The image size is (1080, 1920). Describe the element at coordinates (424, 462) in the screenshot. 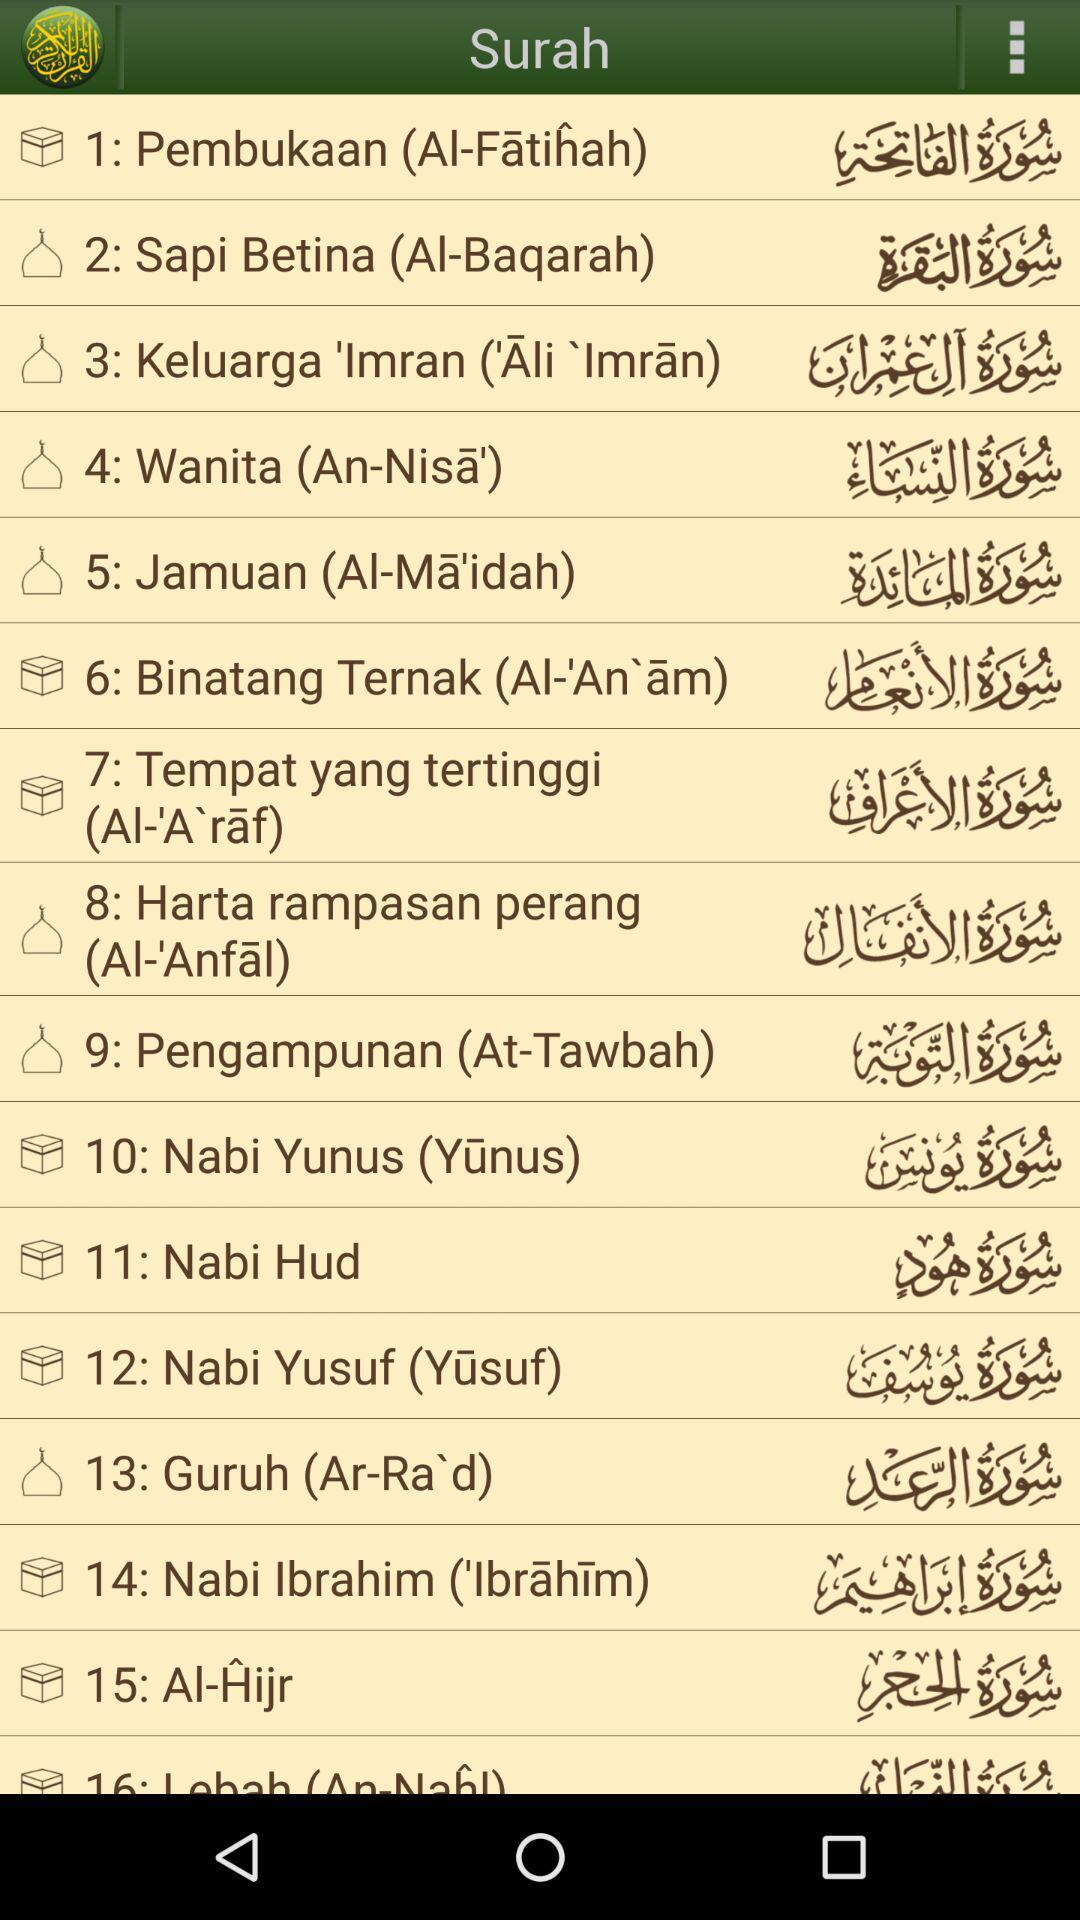

I see `the 4 wanita an` at that location.